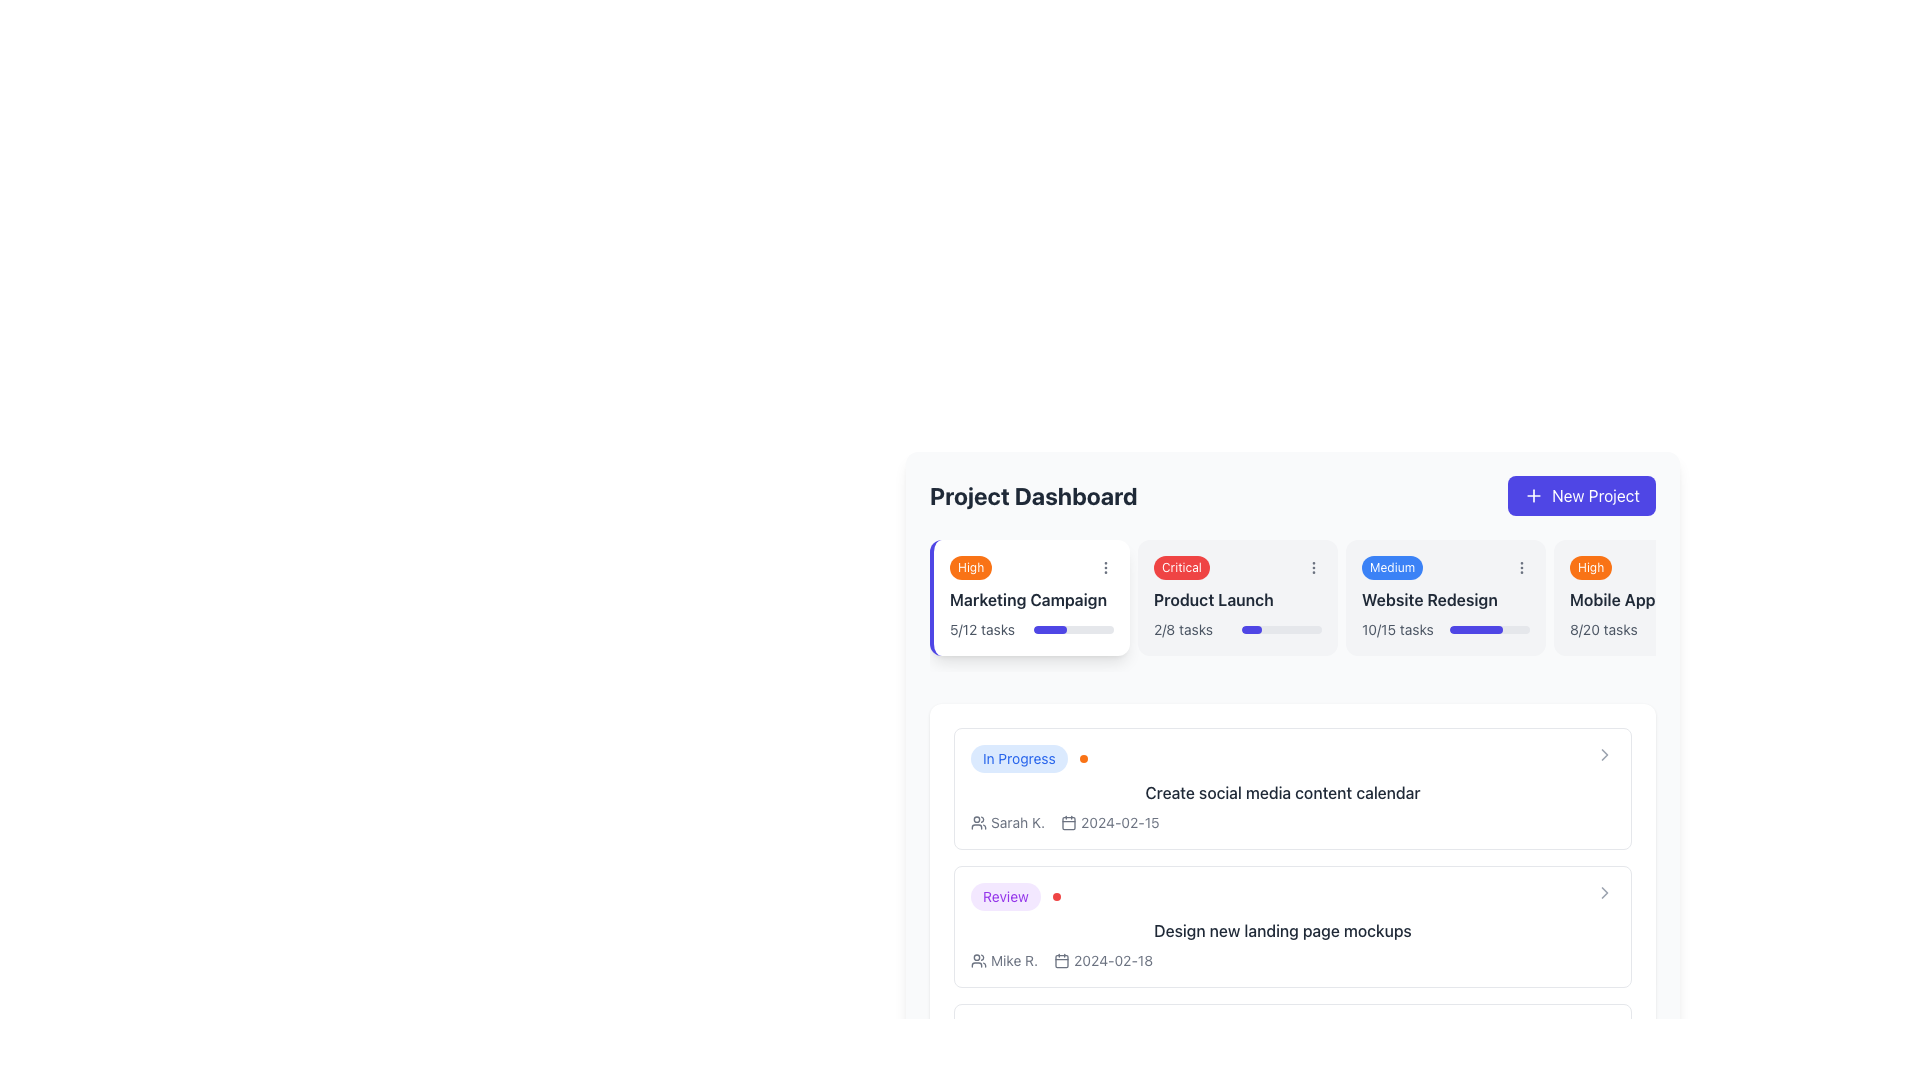  What do you see at coordinates (1674, 628) in the screenshot?
I see `the Progress bar segment that visually represents the progress of tasks completed, located within the Mobile App card in the Project Dashboard interface` at bounding box center [1674, 628].